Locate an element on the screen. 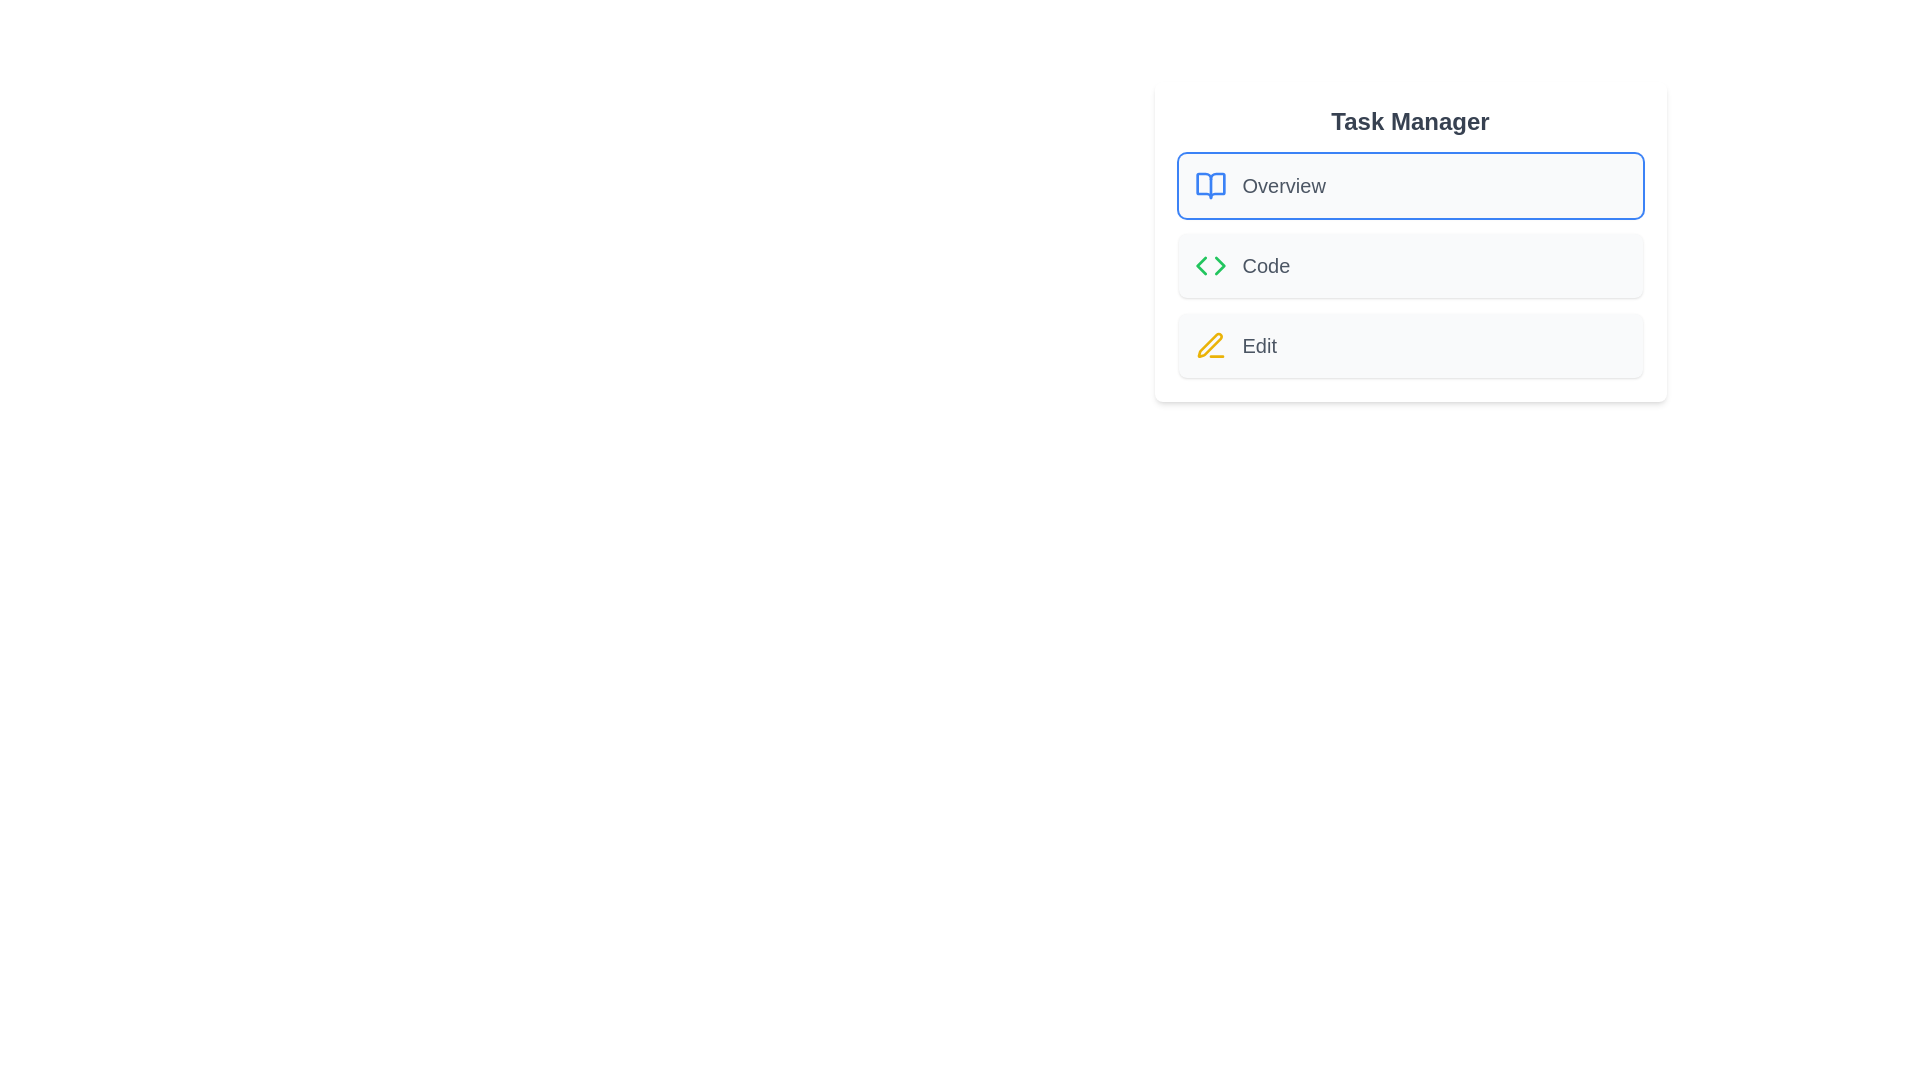 Image resolution: width=1920 pixels, height=1080 pixels. the blue-themed open book icon in the 'Overview' section of the menu is located at coordinates (1209, 185).